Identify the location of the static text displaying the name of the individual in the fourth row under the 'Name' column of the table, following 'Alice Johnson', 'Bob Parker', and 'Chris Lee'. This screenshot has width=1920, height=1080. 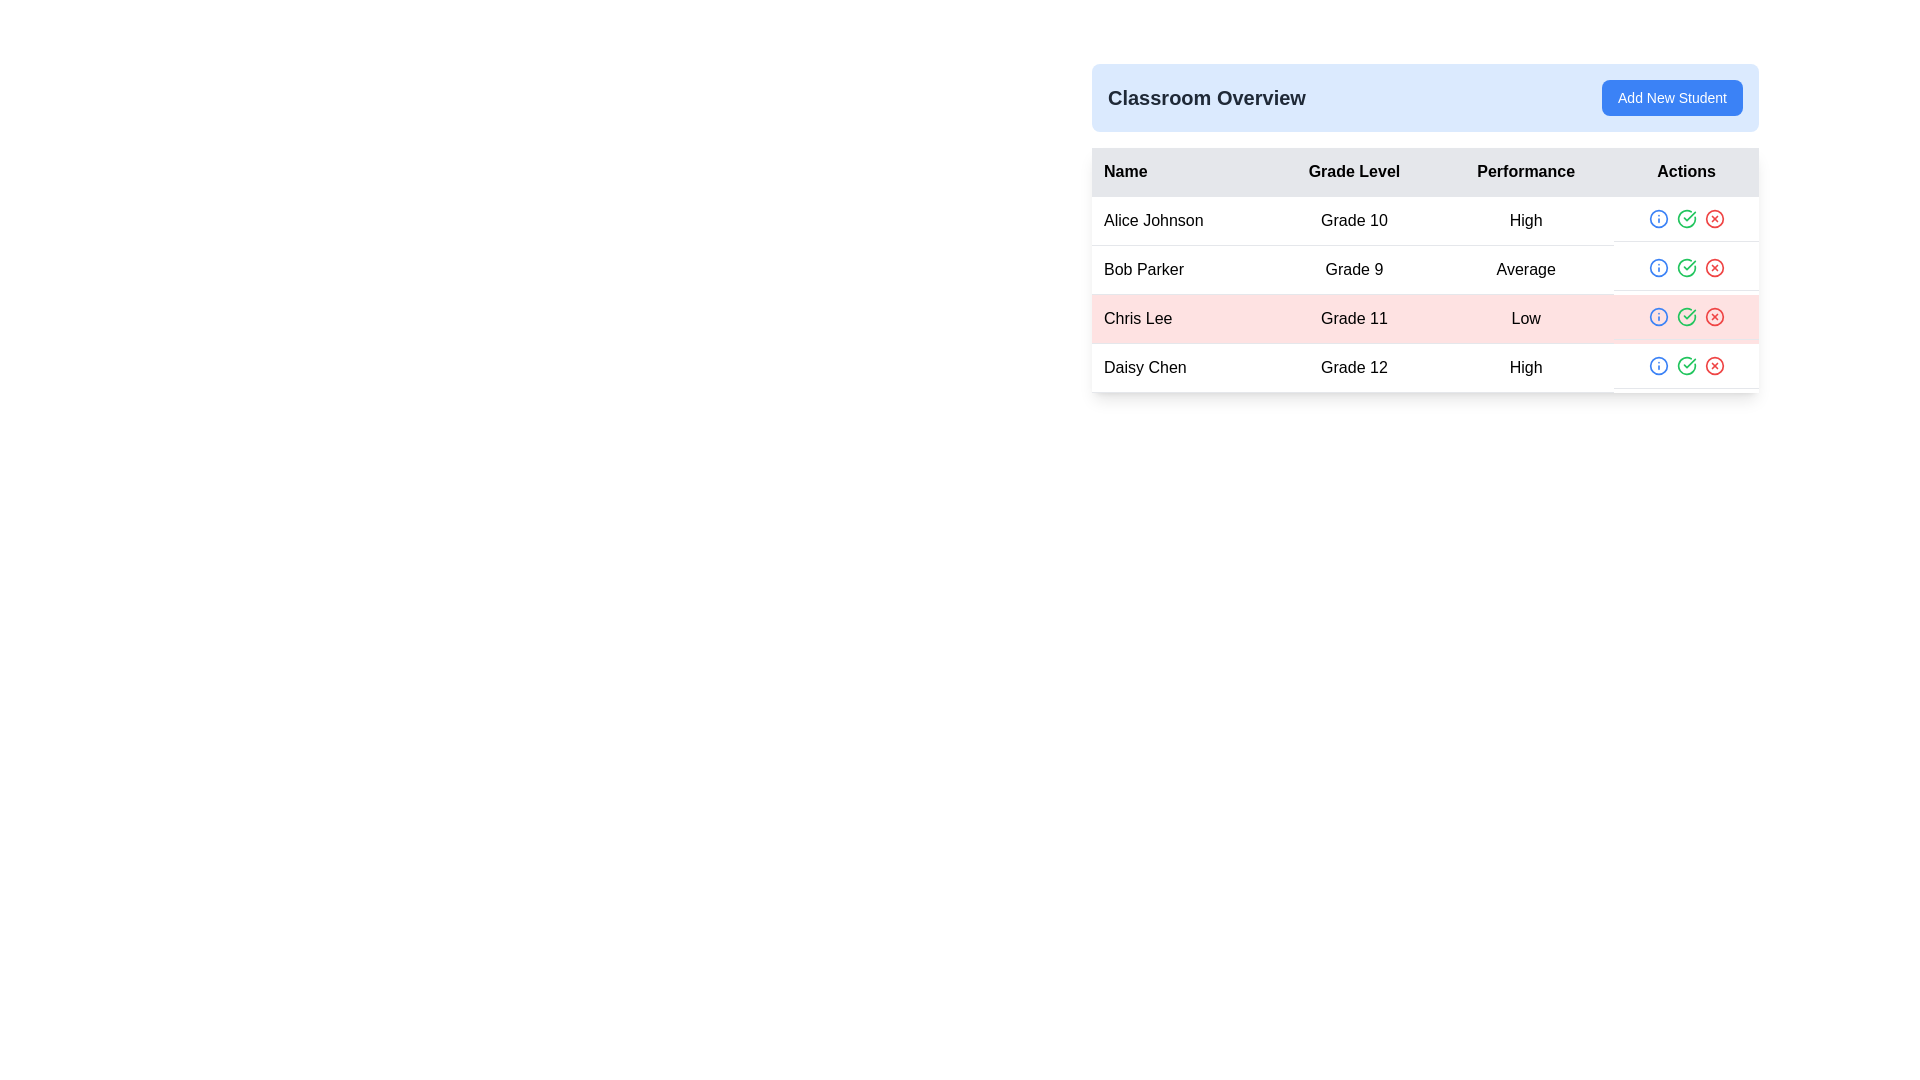
(1181, 367).